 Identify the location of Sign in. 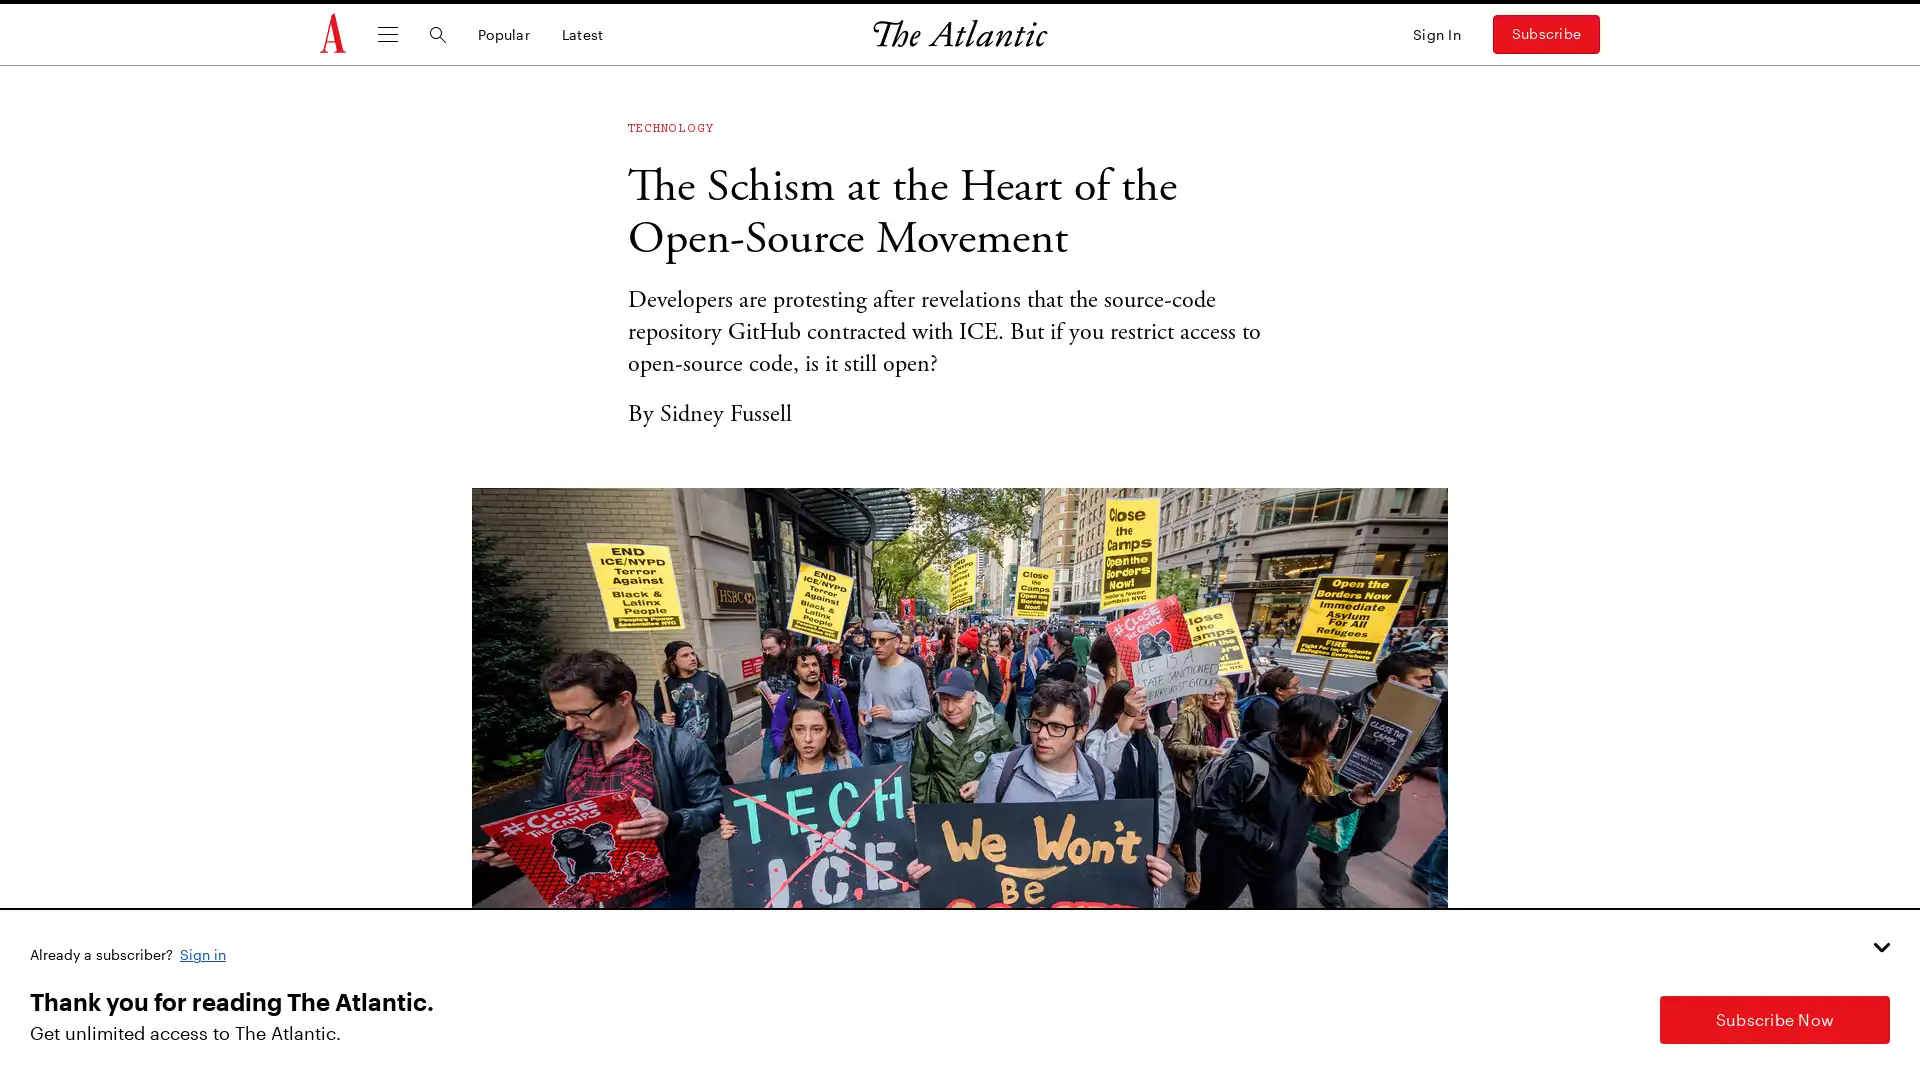
(204, 952).